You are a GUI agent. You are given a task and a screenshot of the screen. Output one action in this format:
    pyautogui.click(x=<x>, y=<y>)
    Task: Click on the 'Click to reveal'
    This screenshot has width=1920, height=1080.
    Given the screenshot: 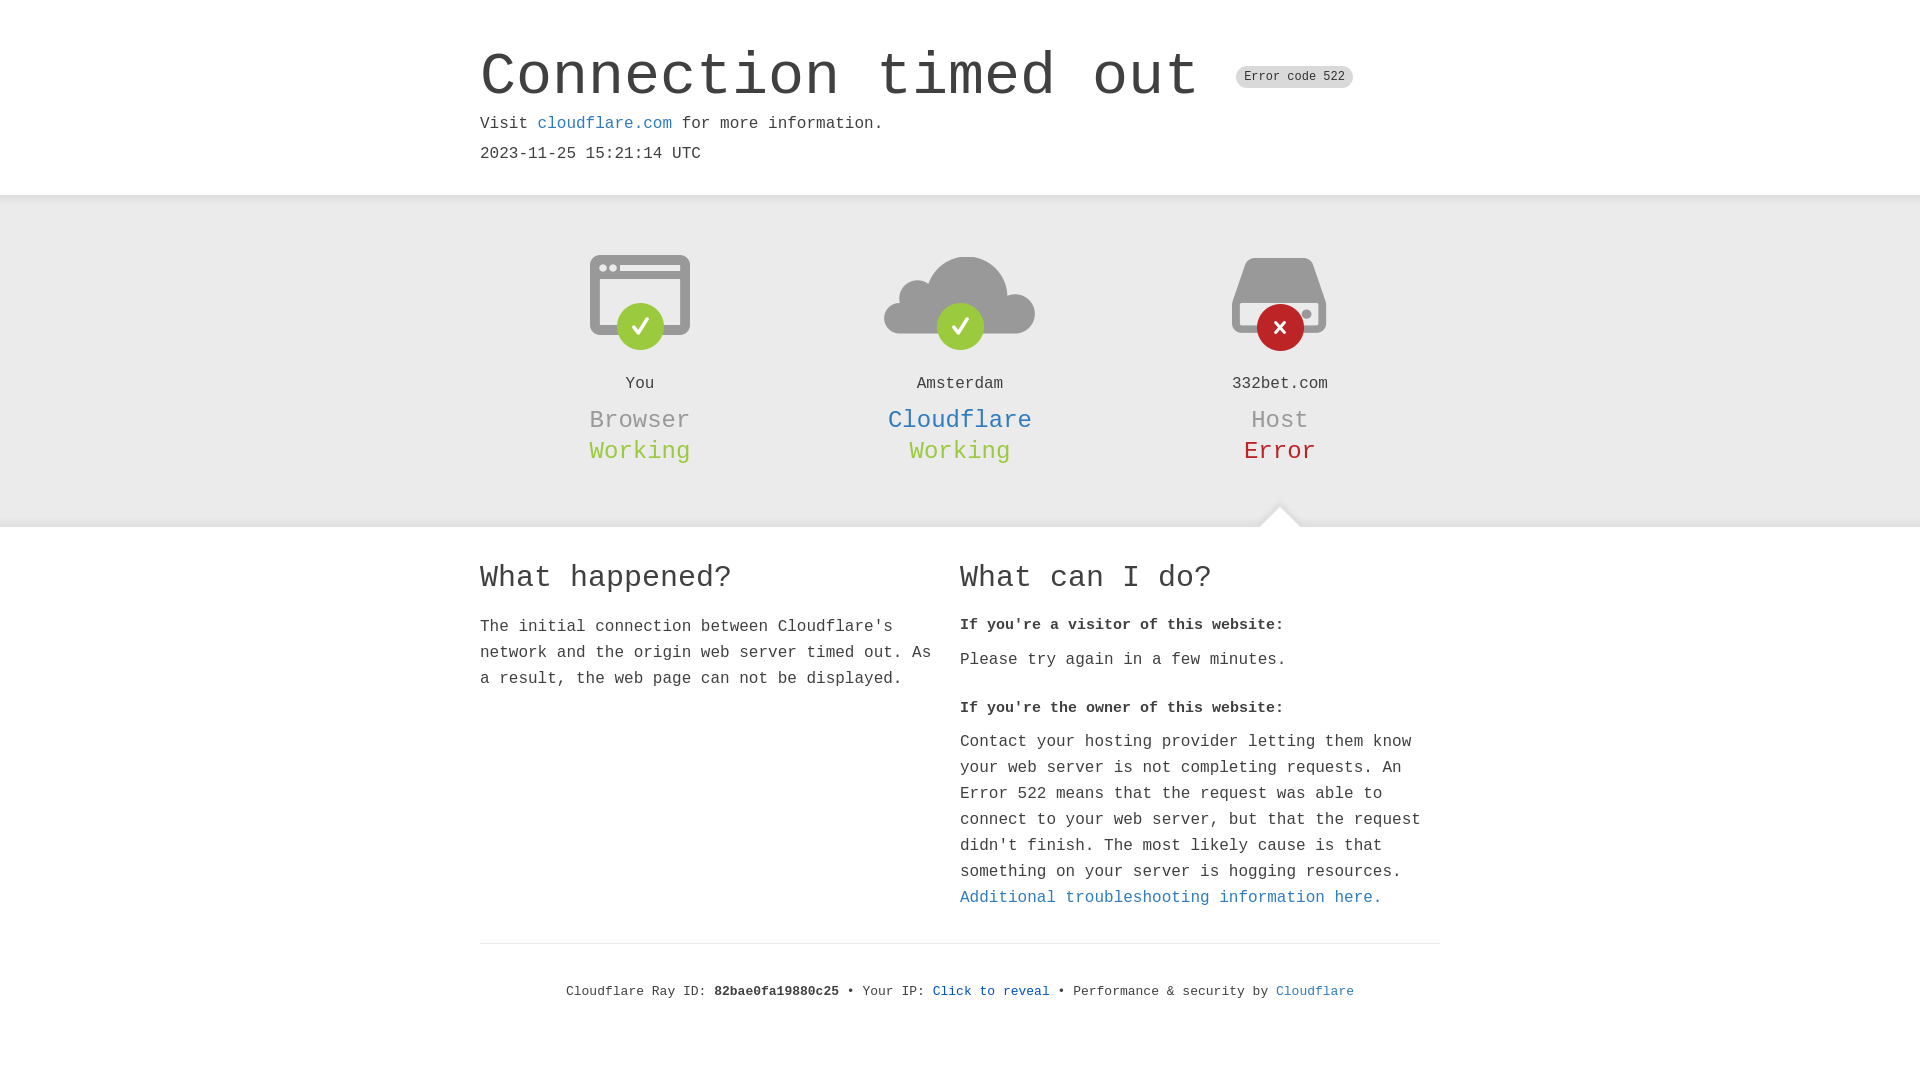 What is the action you would take?
    pyautogui.click(x=991, y=991)
    